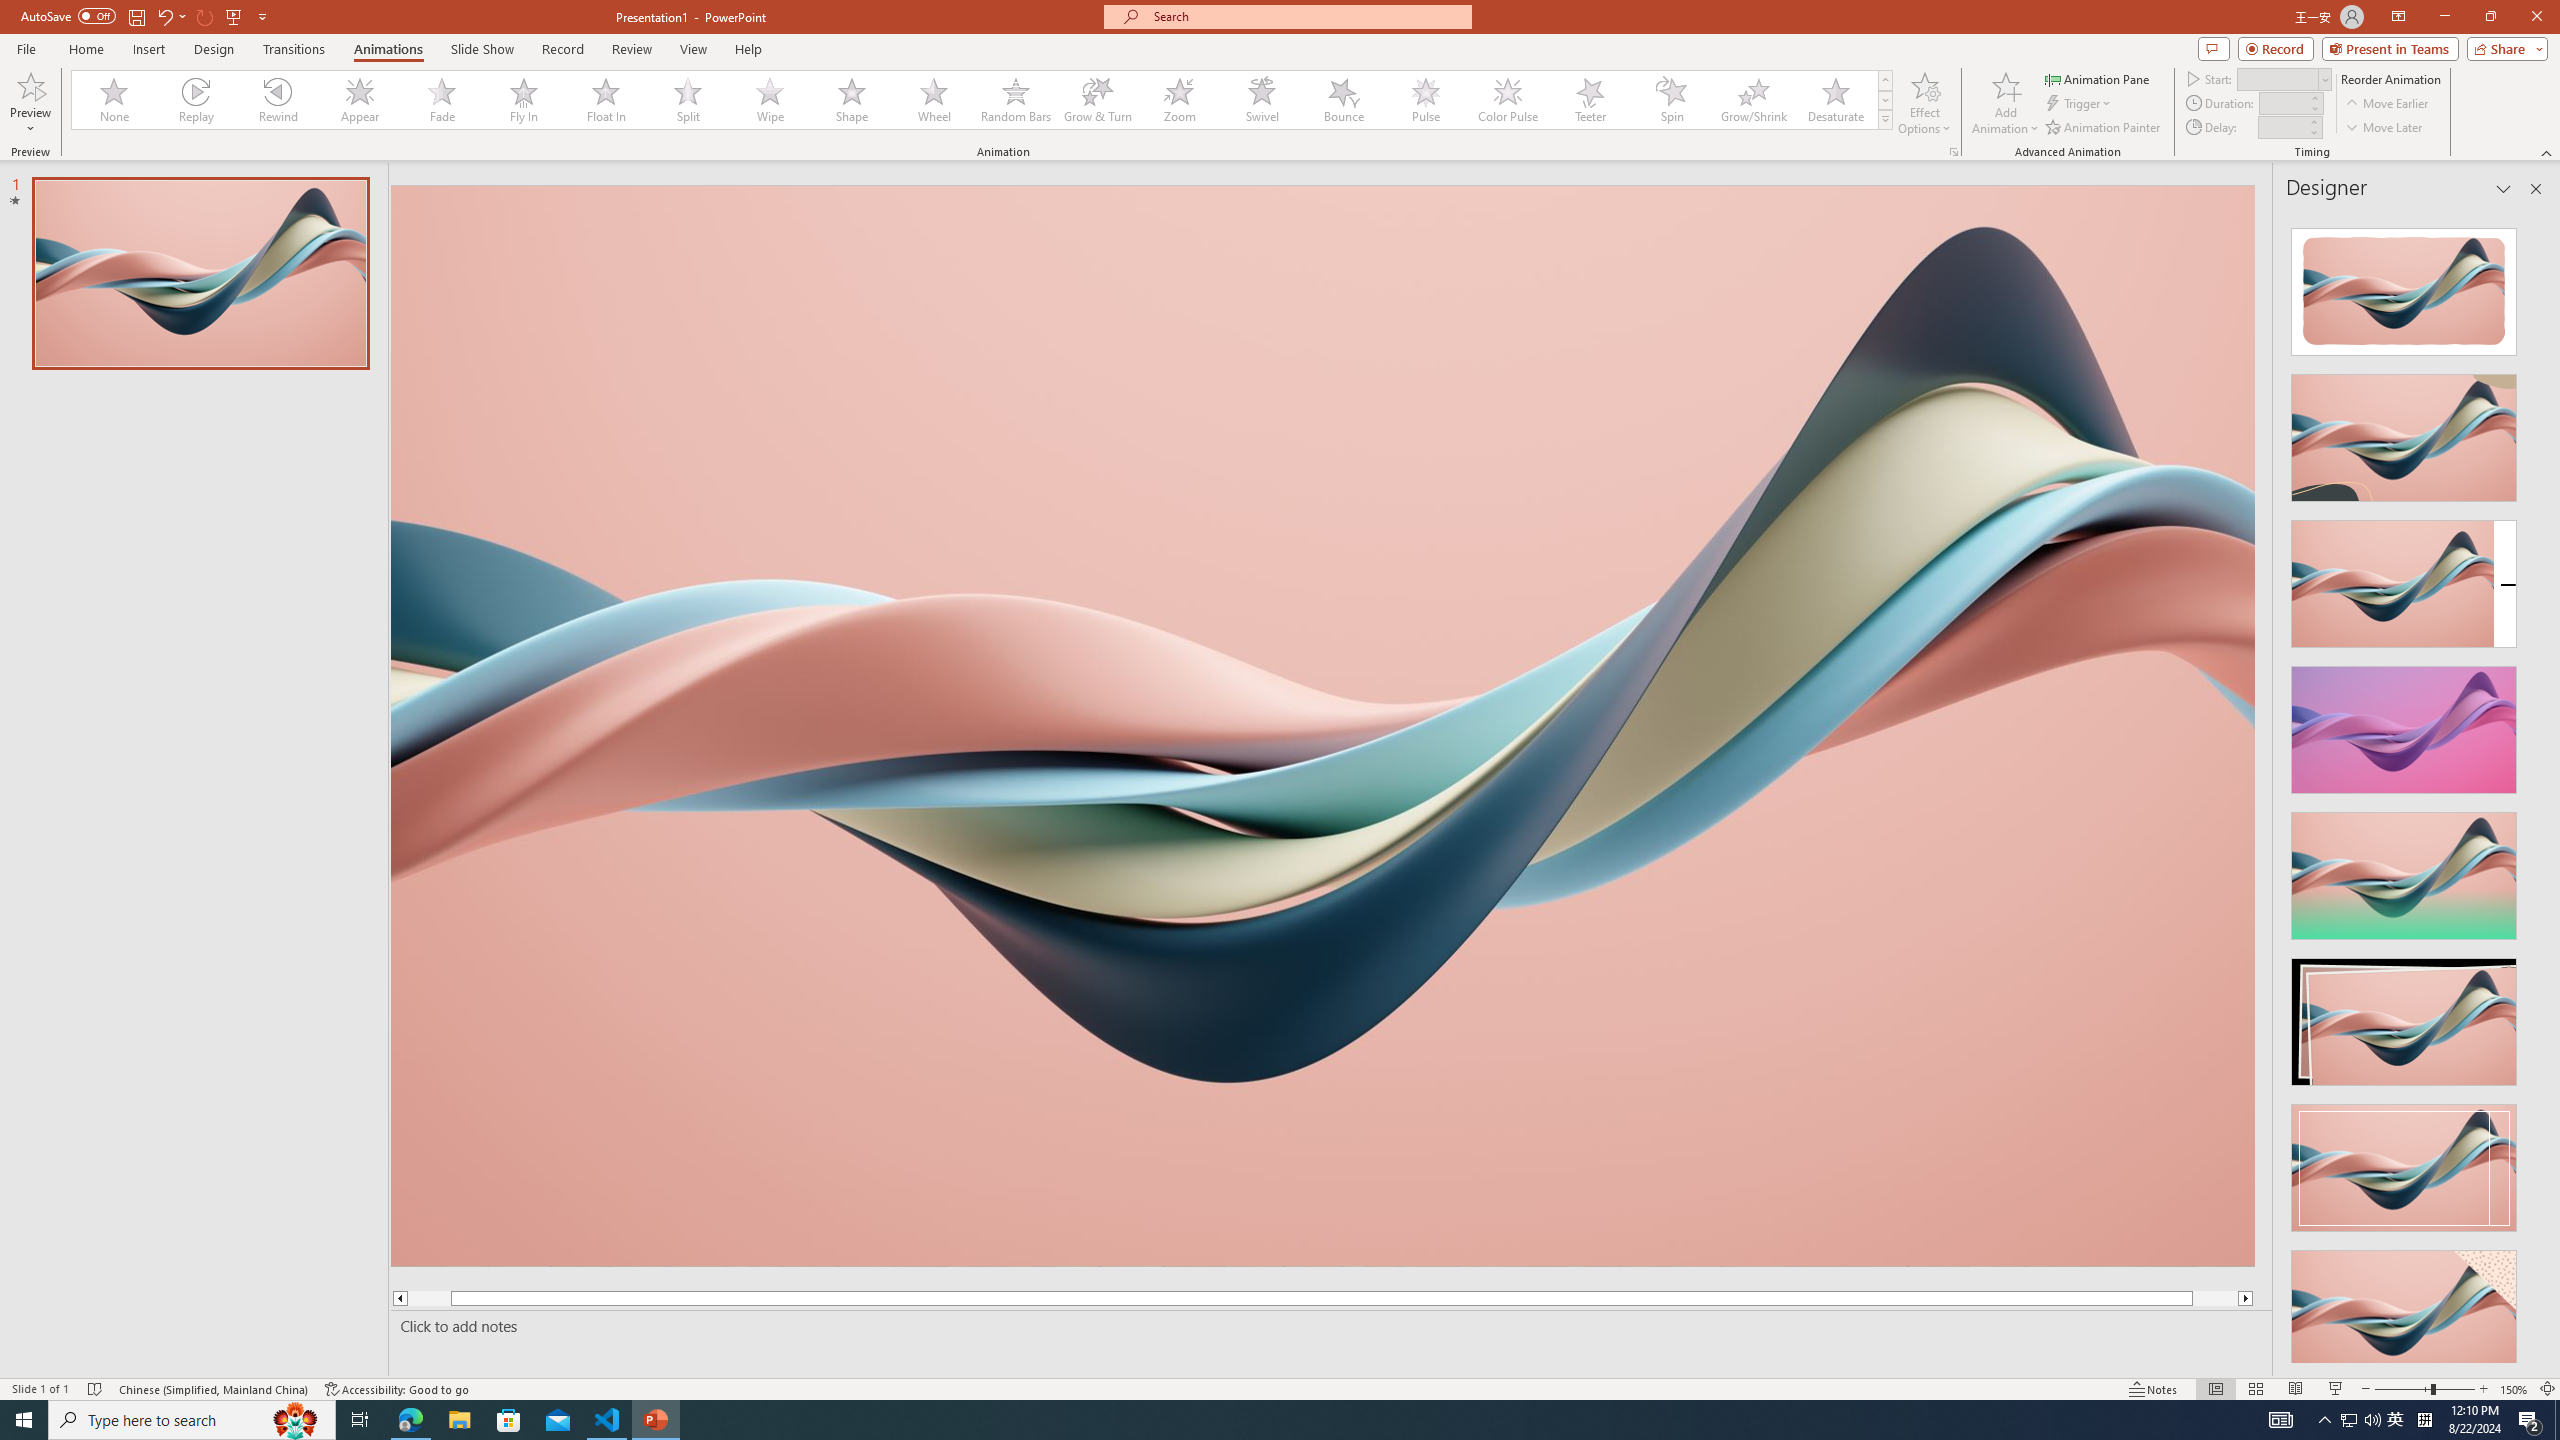 The width and height of the screenshot is (2560, 1440). I want to click on 'Add Animation', so click(2006, 103).